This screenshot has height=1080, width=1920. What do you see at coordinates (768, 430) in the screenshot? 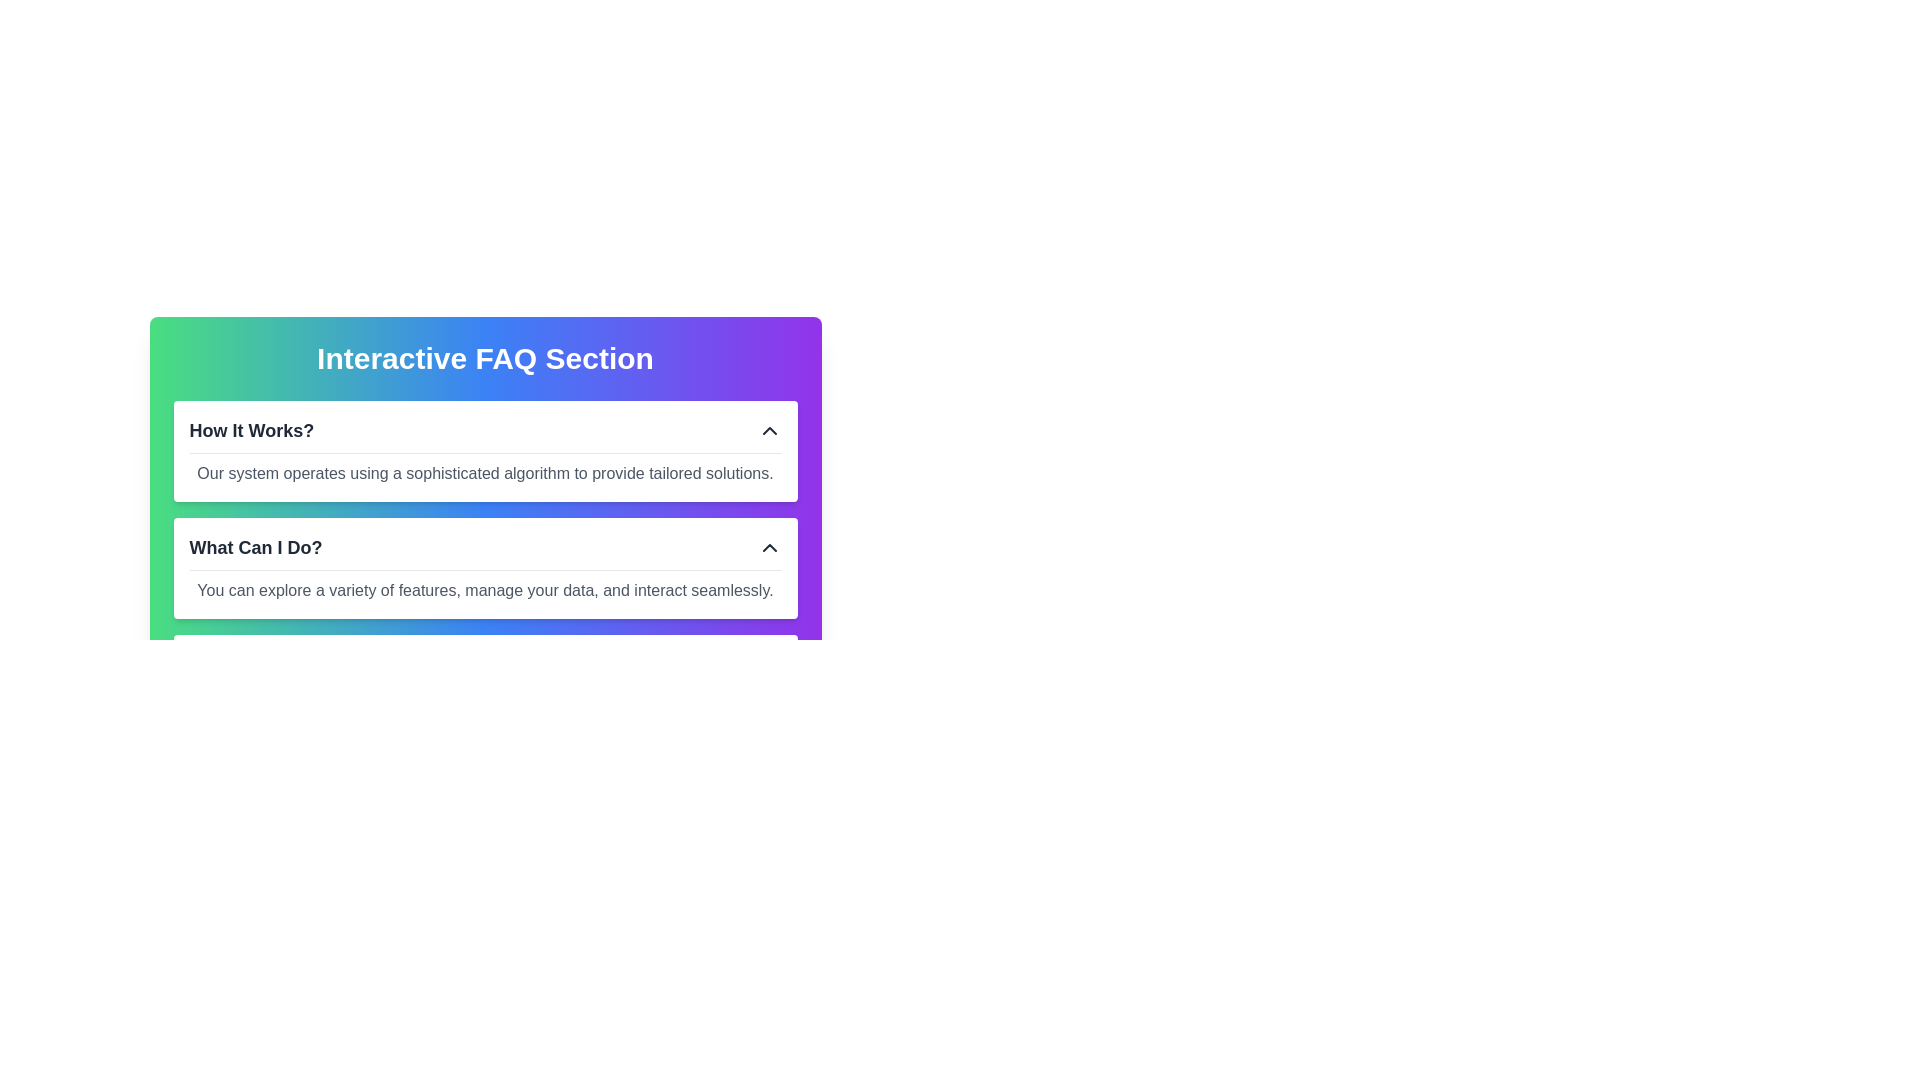
I see `the icon button located at the top-right corner of the 'How It Works?' FAQ section` at bounding box center [768, 430].